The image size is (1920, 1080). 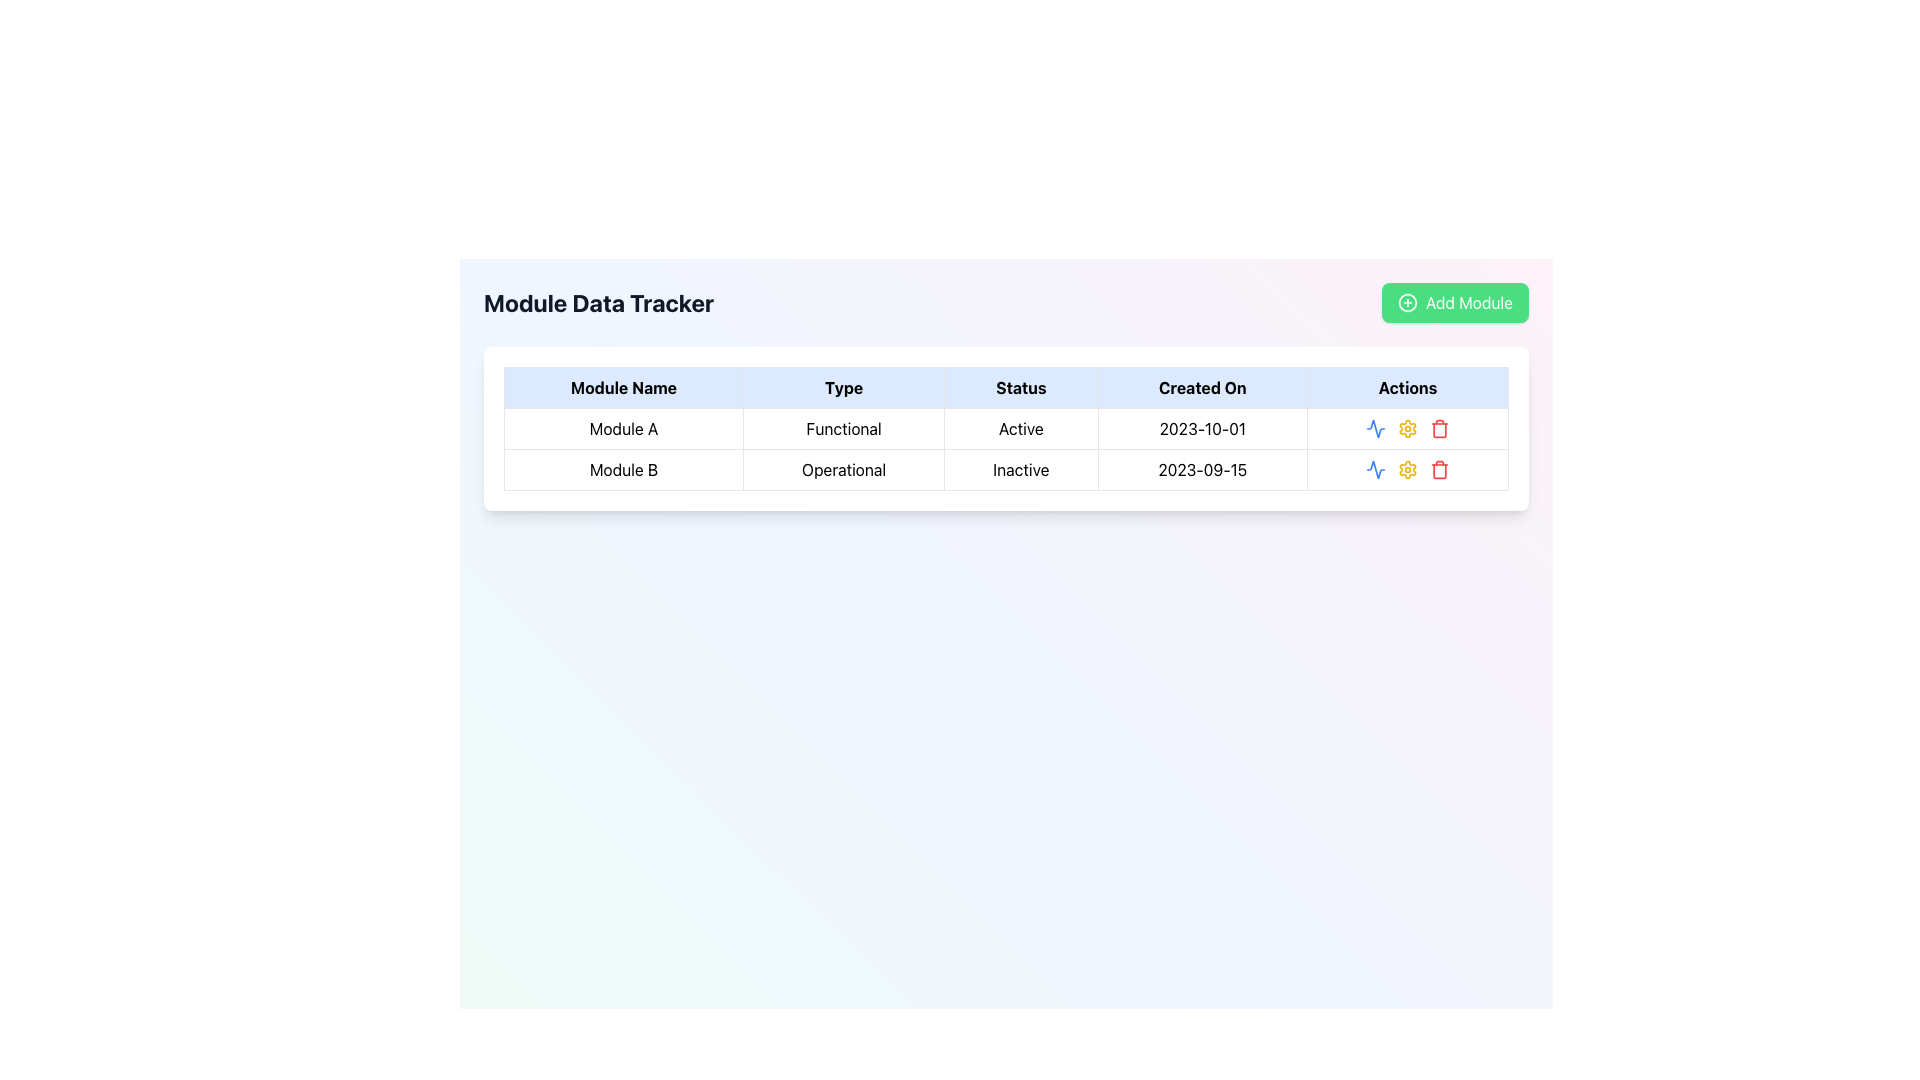 What do you see at coordinates (1021, 427) in the screenshot?
I see `the text label displaying 'Active' in the 'Status' column of the first row in the table` at bounding box center [1021, 427].